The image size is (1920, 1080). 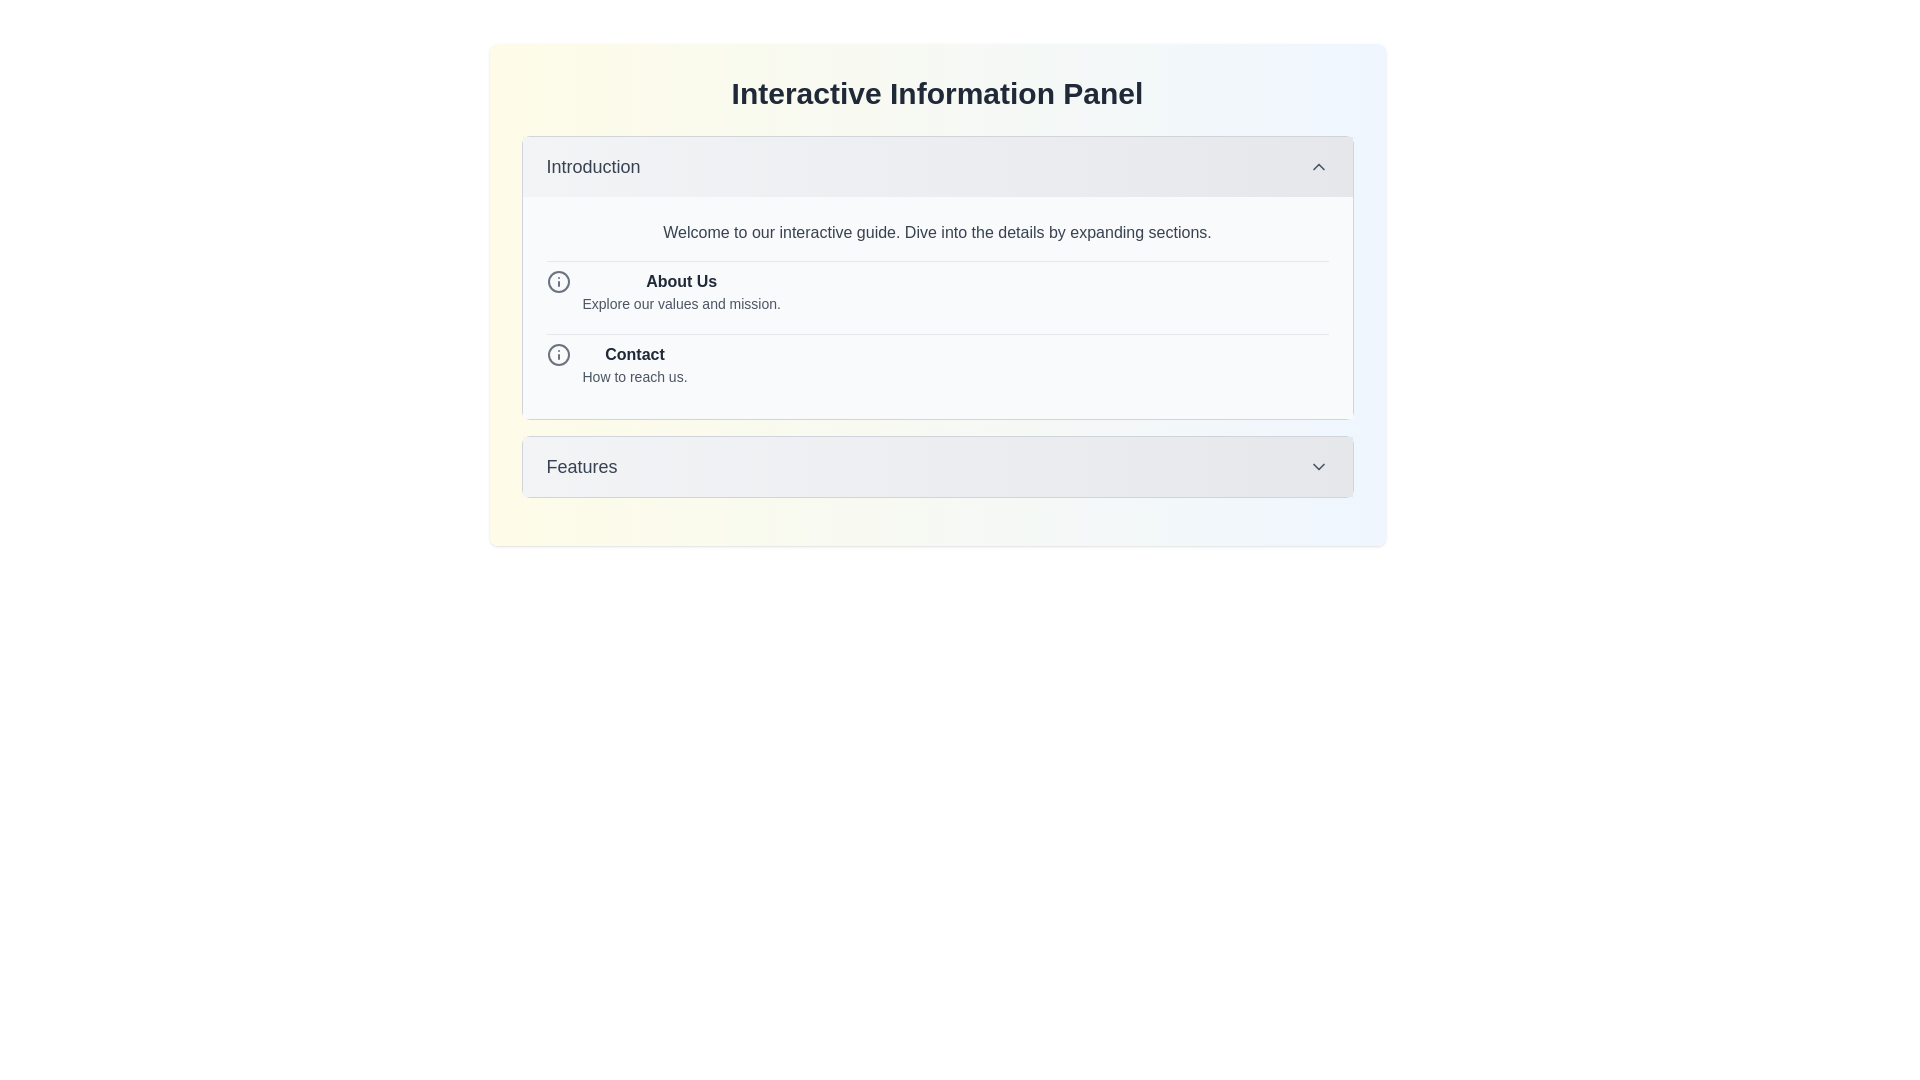 I want to click on the chevron icon located at the right end of the 'Features' section to trigger the tooltip effect, so click(x=1318, y=466).